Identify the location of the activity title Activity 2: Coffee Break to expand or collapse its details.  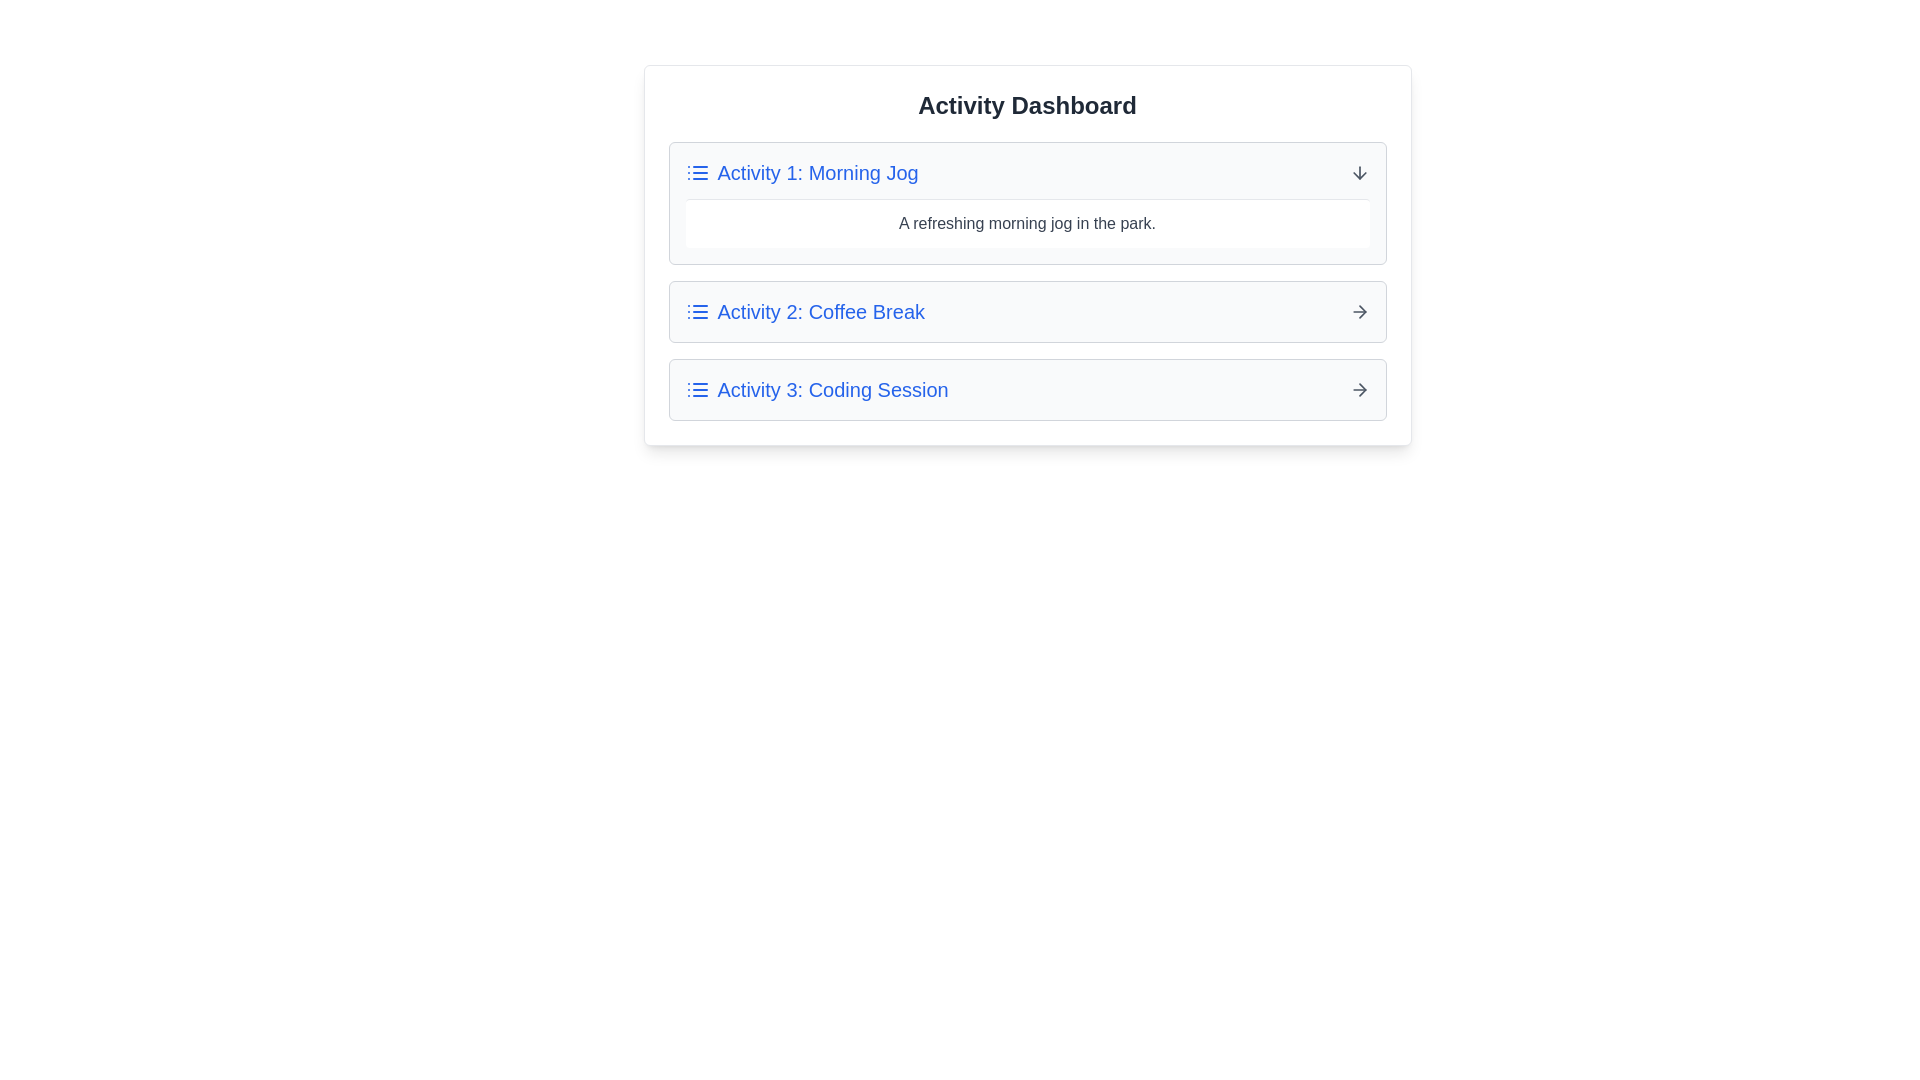
(805, 312).